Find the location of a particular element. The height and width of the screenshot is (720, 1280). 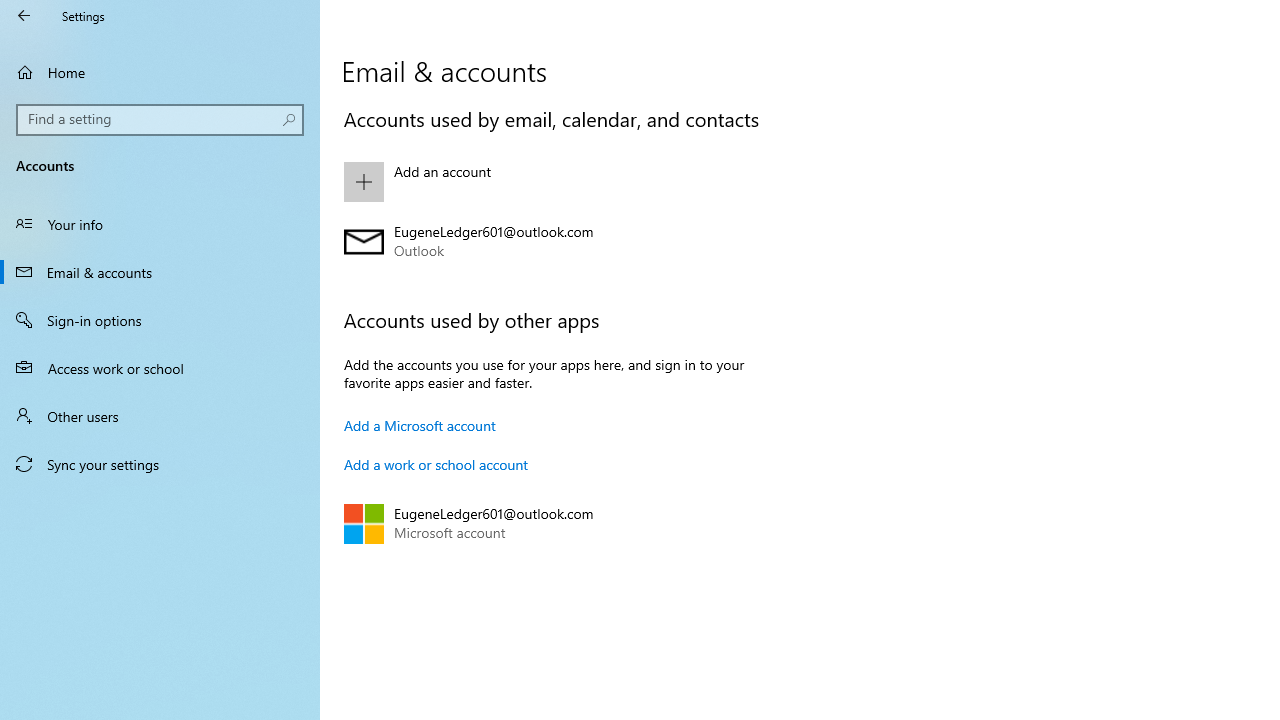

'Home' is located at coordinates (160, 71).